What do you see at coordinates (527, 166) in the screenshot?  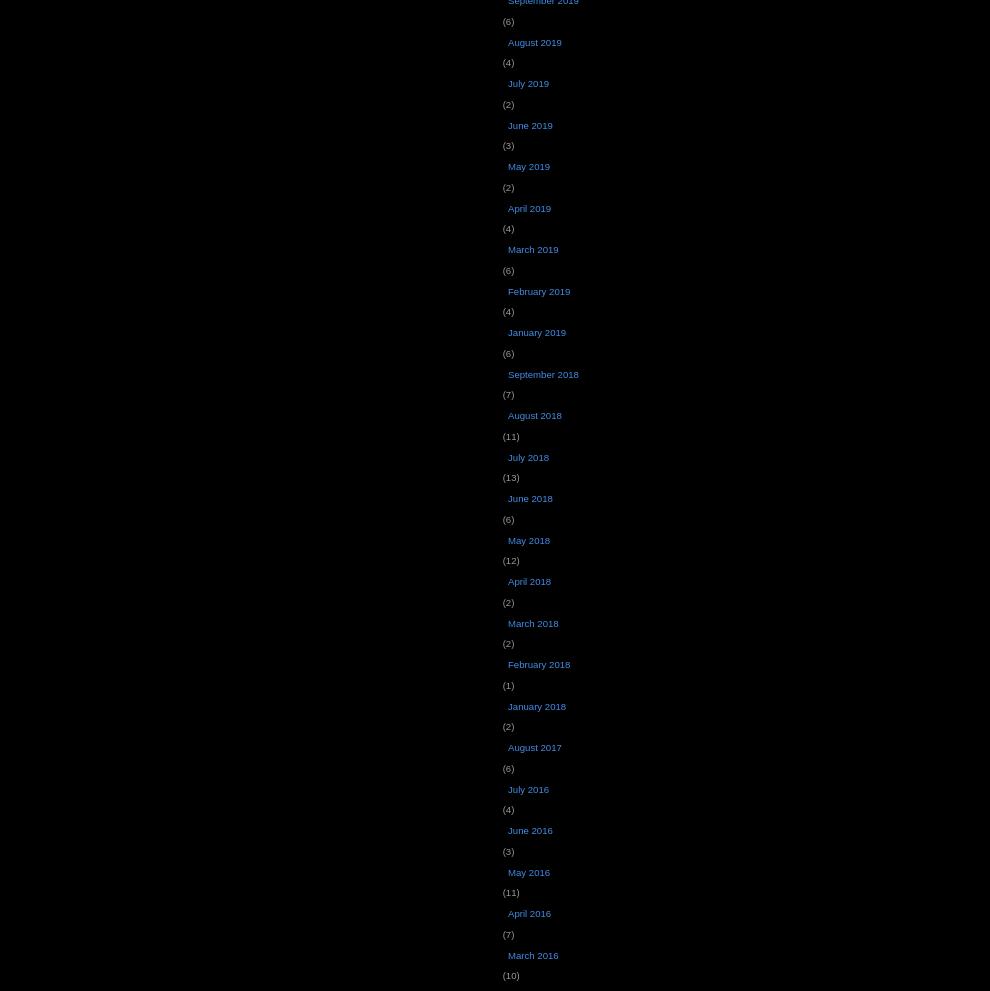 I see `'May 2019'` at bounding box center [527, 166].